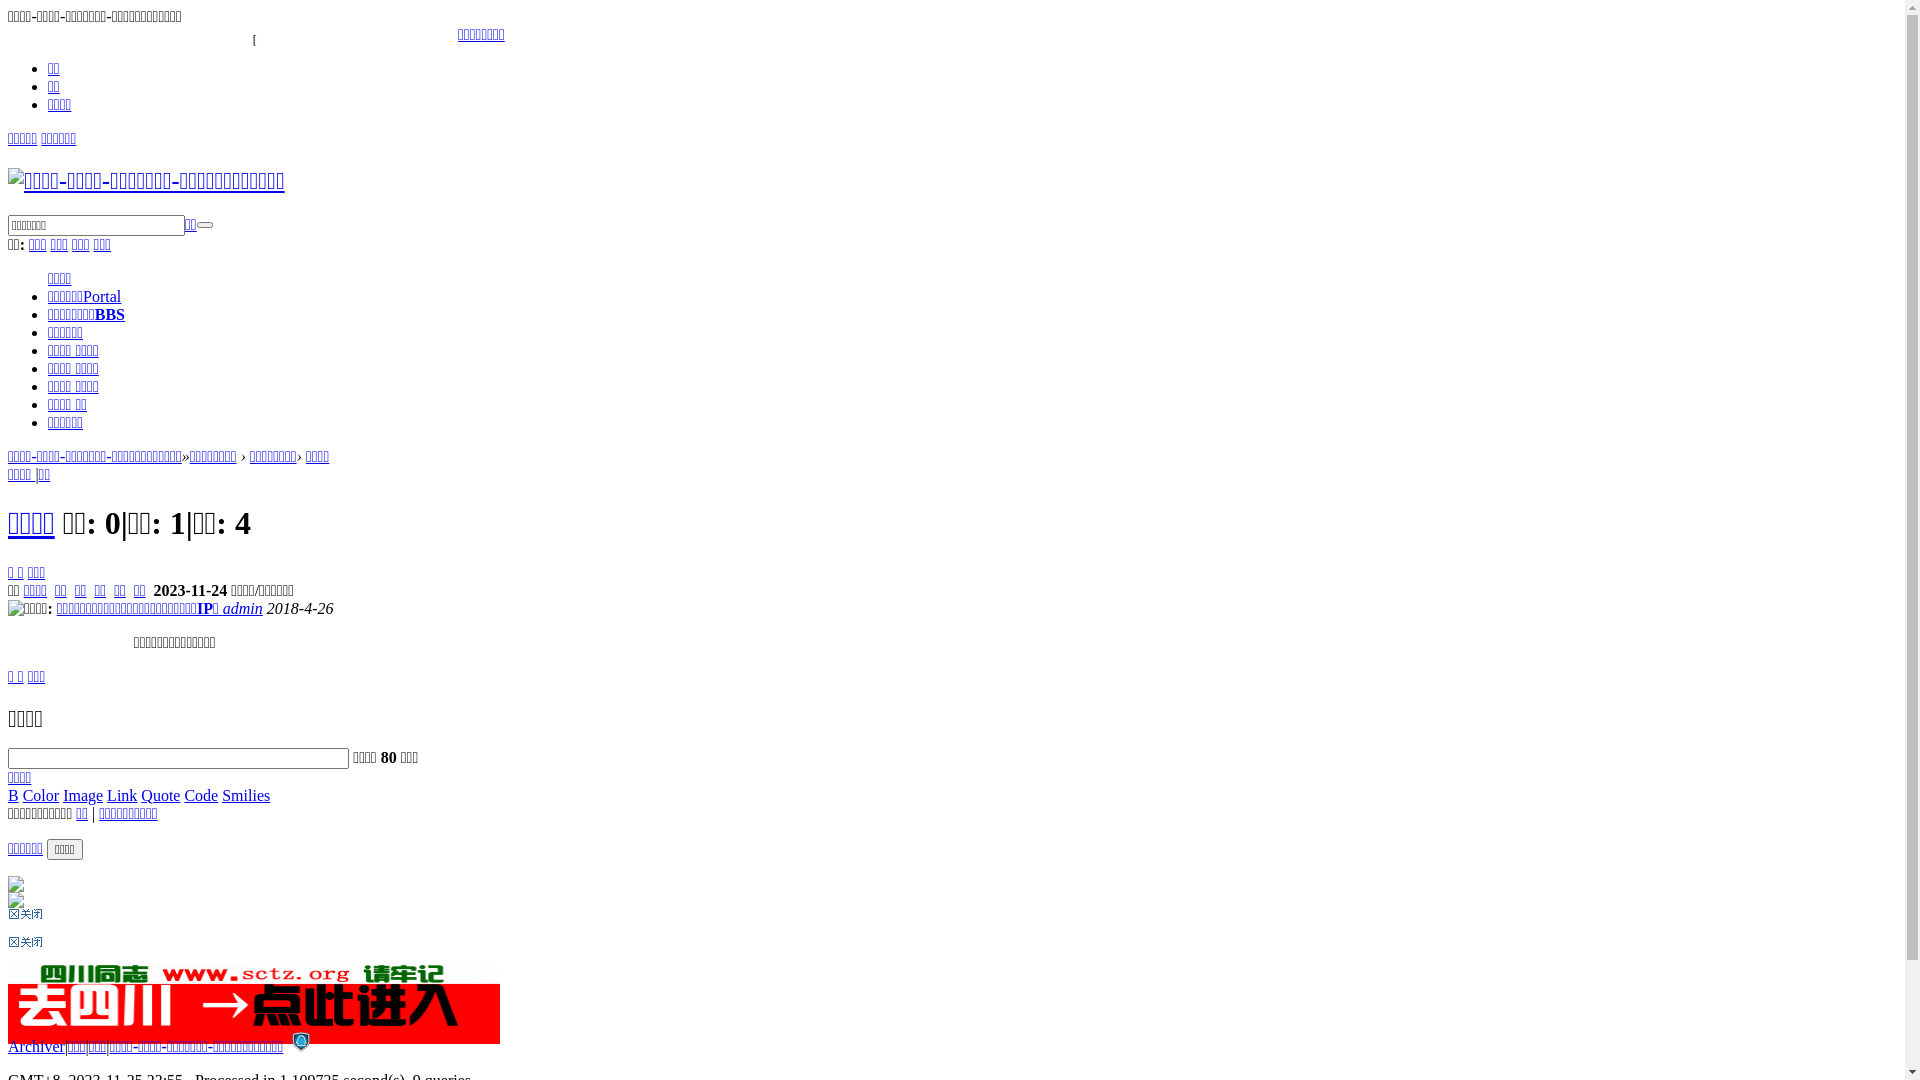 The image size is (1920, 1080). What do you see at coordinates (205, 224) in the screenshot?
I see `'true'` at bounding box center [205, 224].